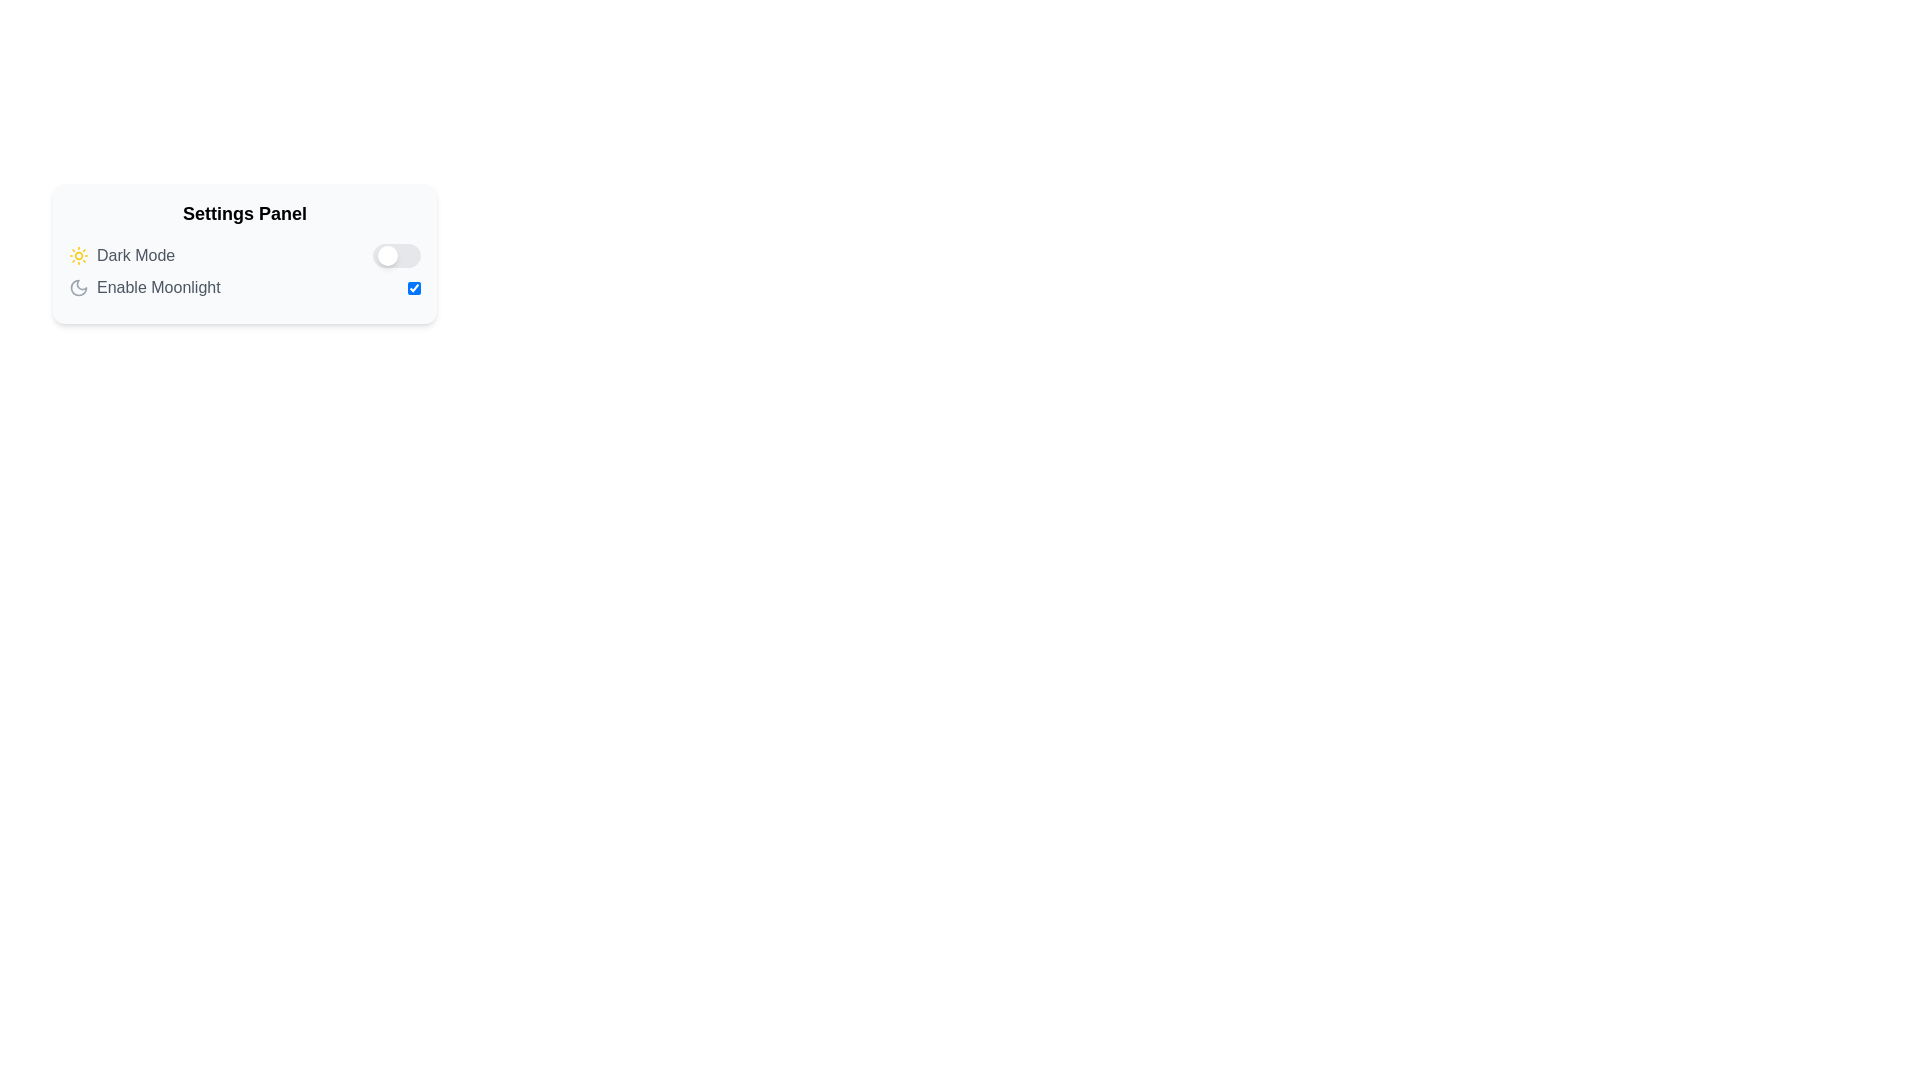 The width and height of the screenshot is (1920, 1080). Describe the element at coordinates (243, 288) in the screenshot. I see `the 'Enable Moonlight' toggle option located in the 'Settings Panel' beneath 'Dark Mode' for accessibility navigation` at that location.